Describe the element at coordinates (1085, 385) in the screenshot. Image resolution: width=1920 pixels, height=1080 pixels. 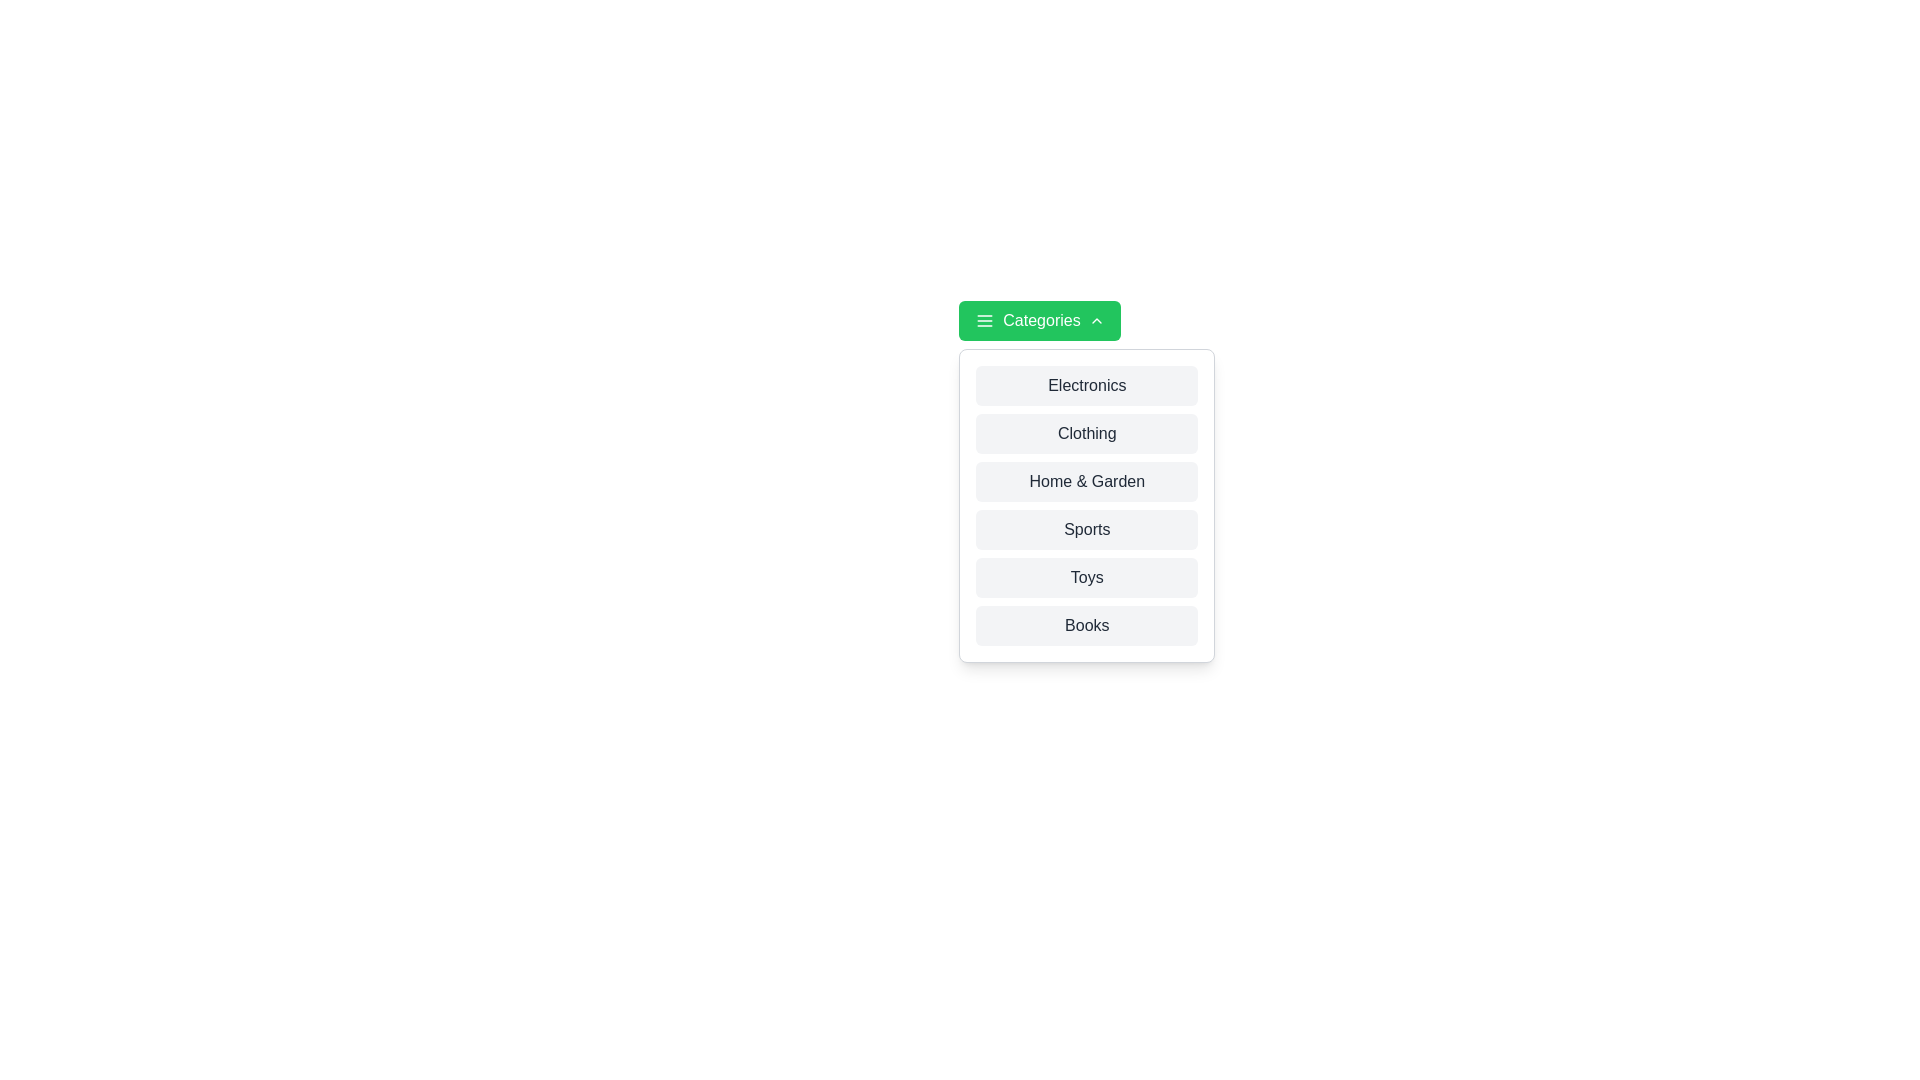
I see `the 'Electronics' category selection button located at the top of the 'Categories' menu` at that location.